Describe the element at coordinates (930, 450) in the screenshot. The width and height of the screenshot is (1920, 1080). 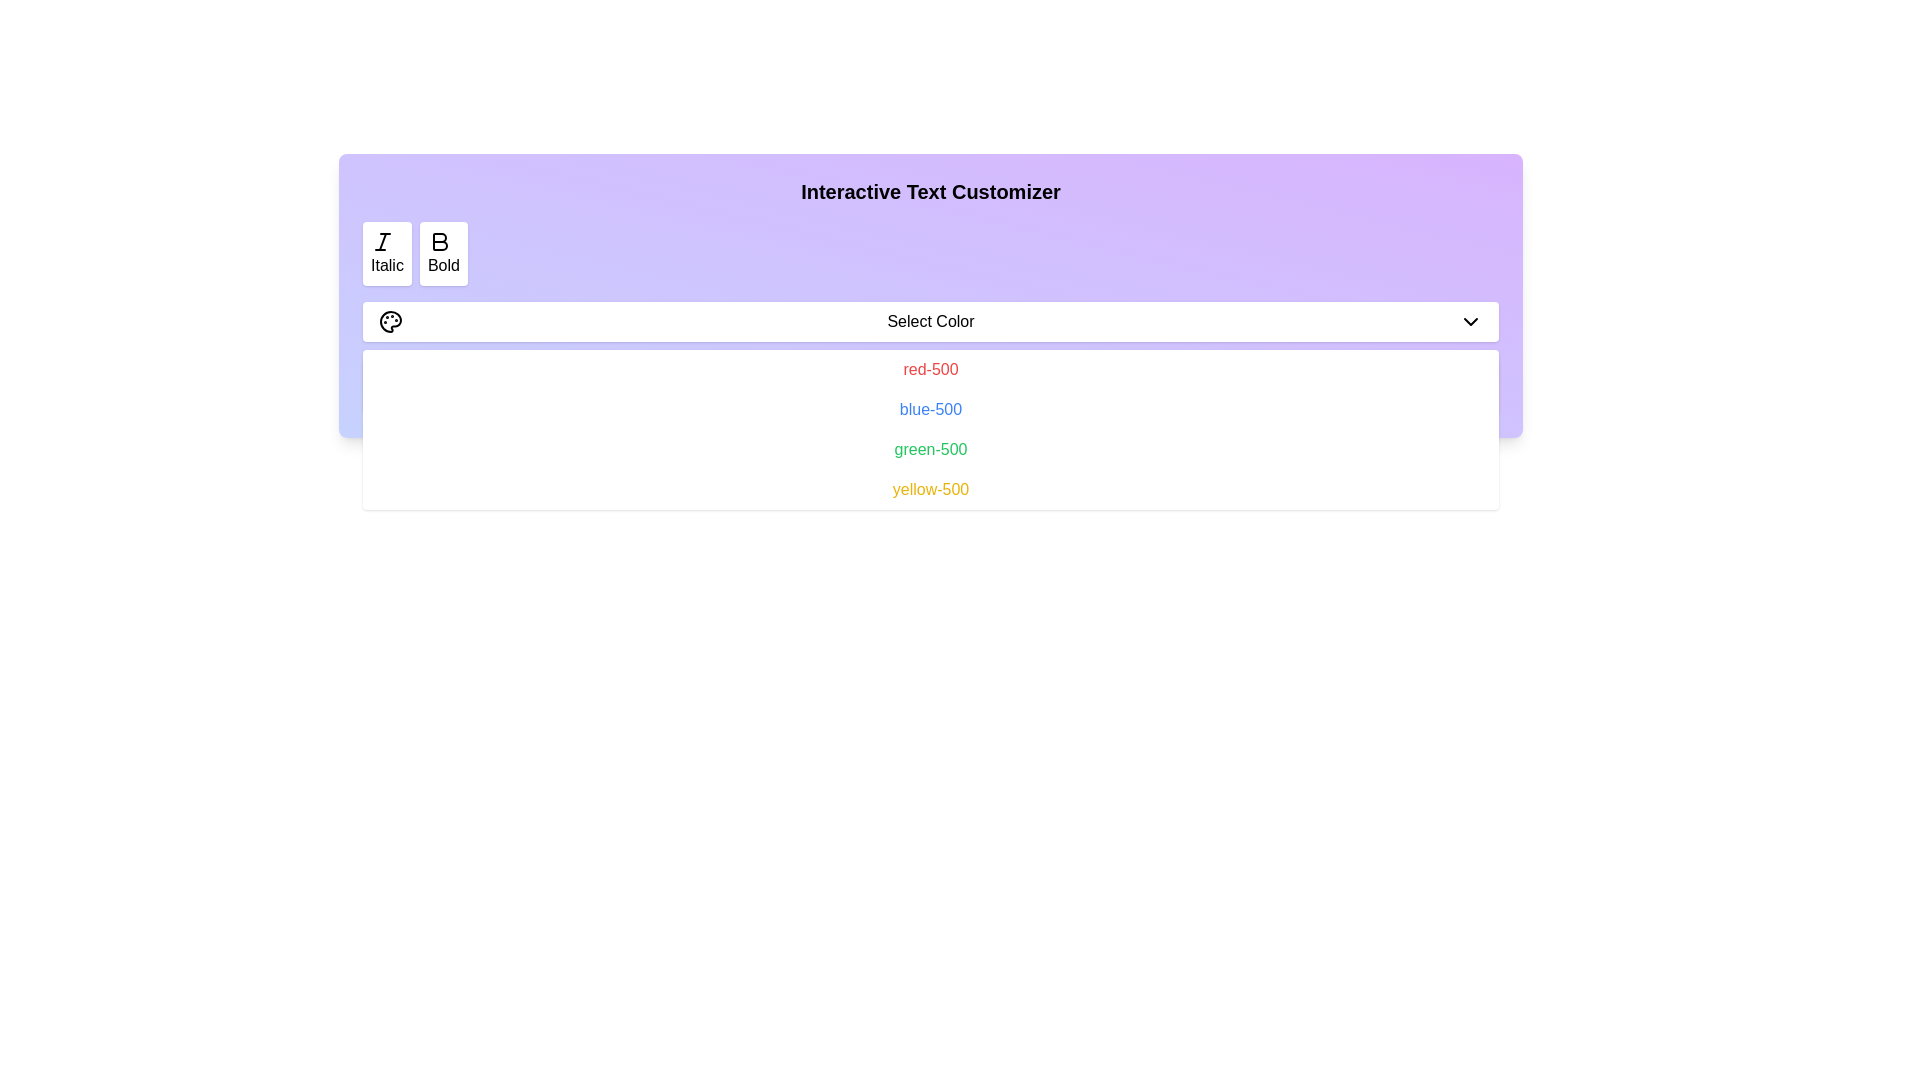
I see `the list item displaying the text 'green-500'` at that location.